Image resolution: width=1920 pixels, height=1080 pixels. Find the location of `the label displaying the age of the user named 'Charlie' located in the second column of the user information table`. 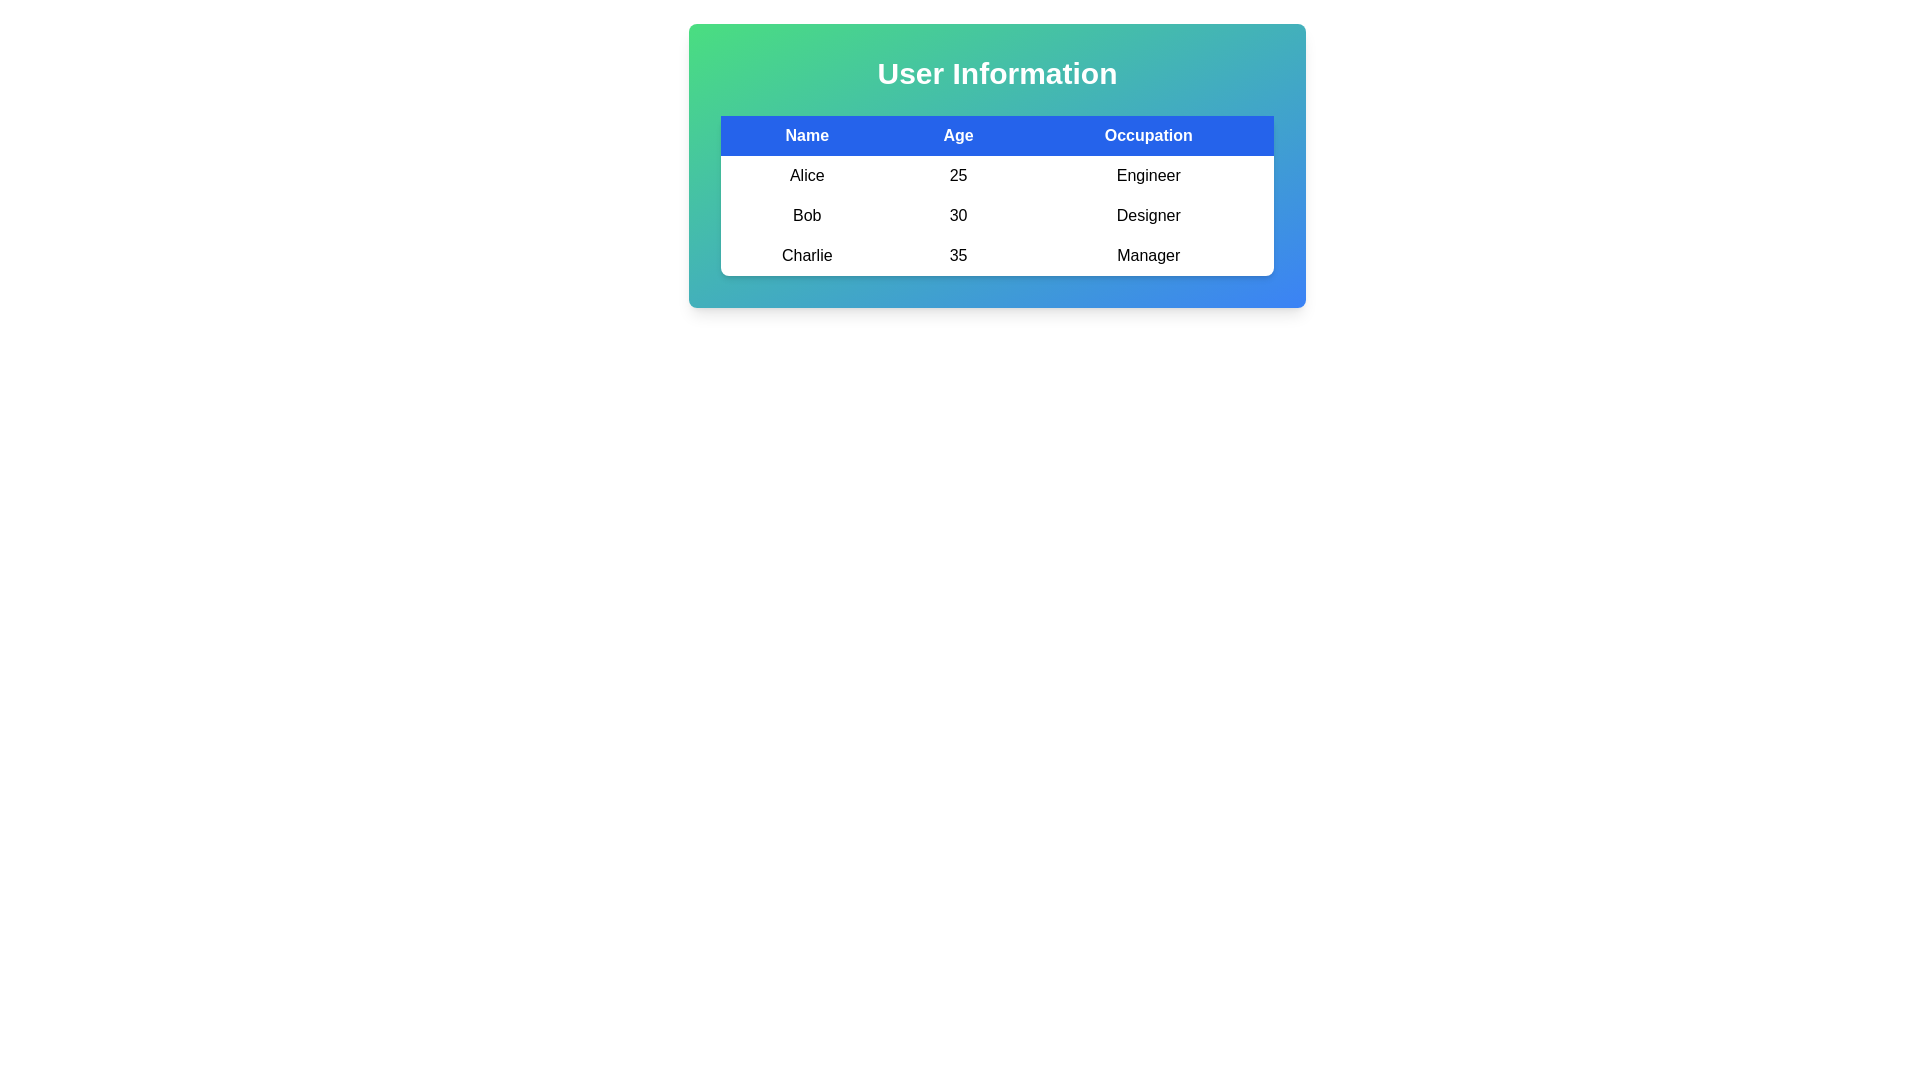

the label displaying the age of the user named 'Charlie' located in the second column of the user information table is located at coordinates (957, 254).